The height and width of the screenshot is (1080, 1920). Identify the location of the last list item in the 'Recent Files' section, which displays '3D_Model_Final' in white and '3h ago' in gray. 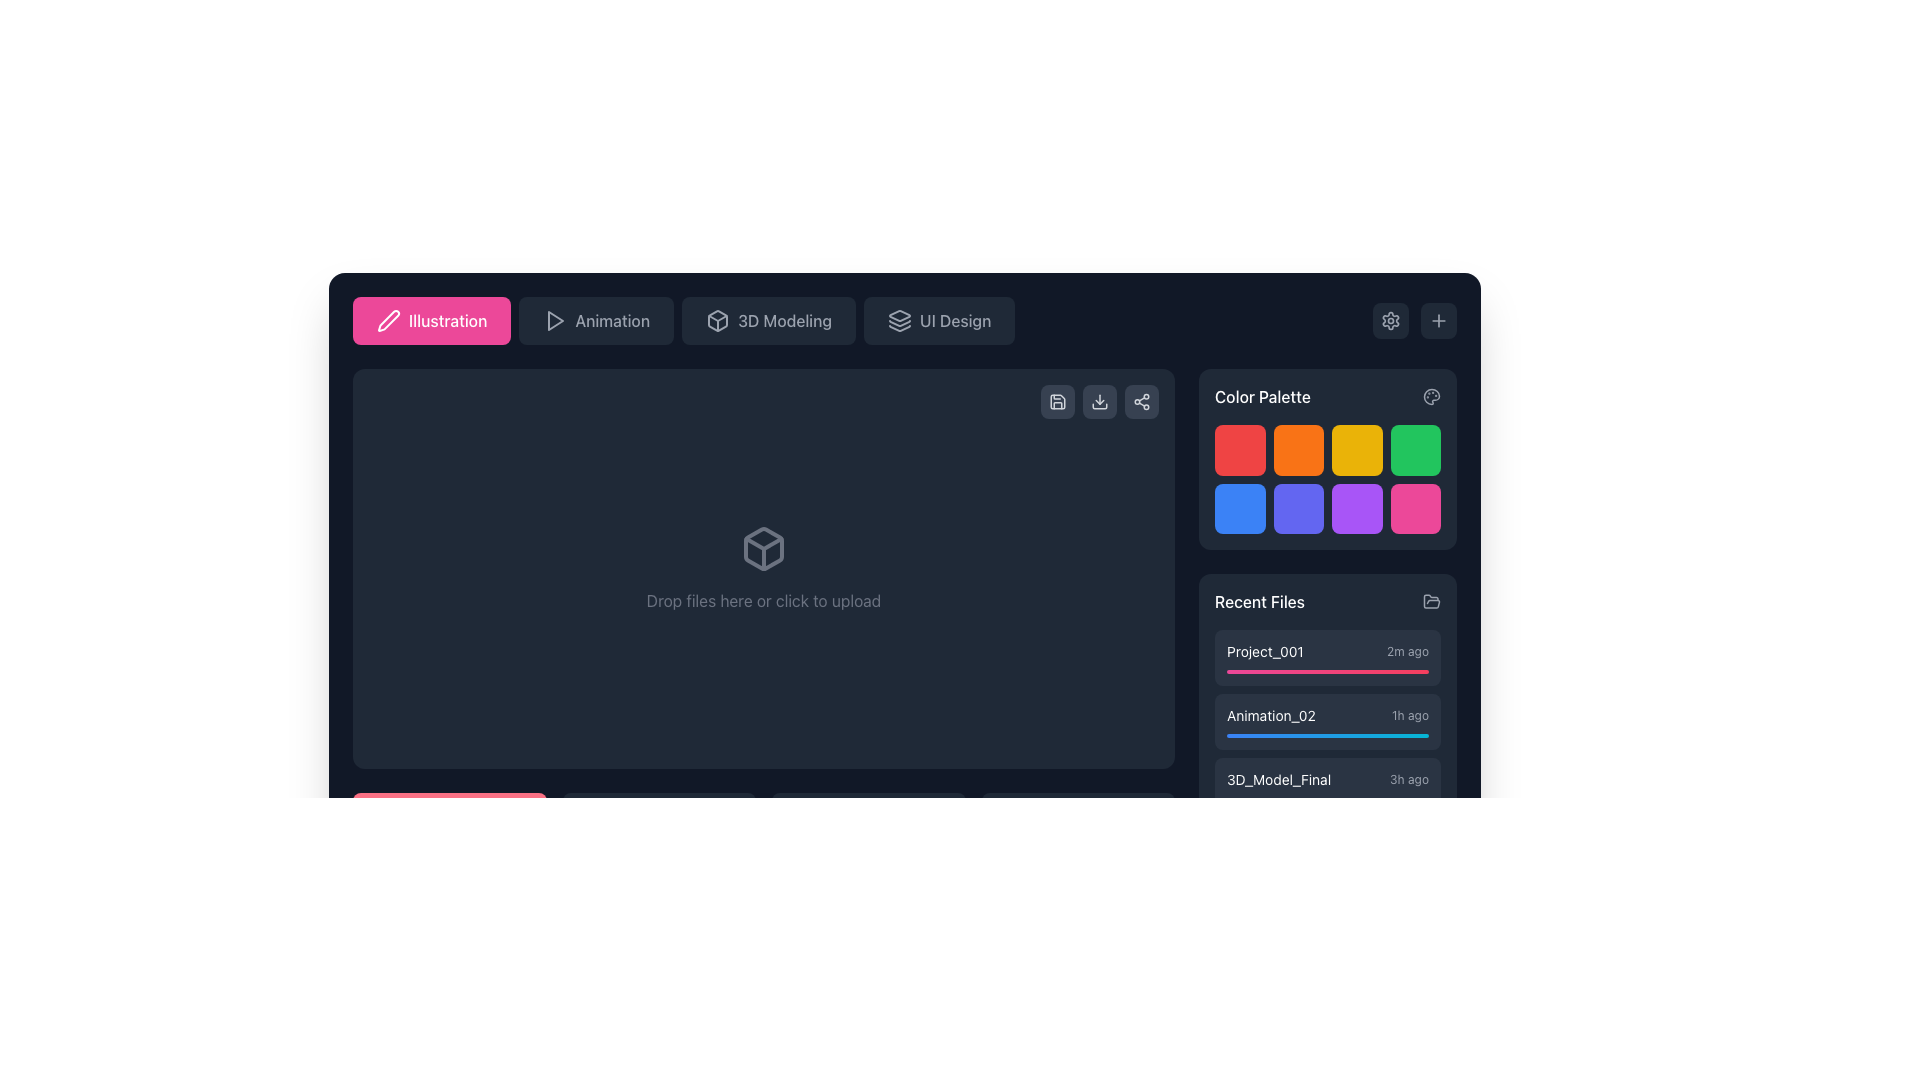
(1328, 778).